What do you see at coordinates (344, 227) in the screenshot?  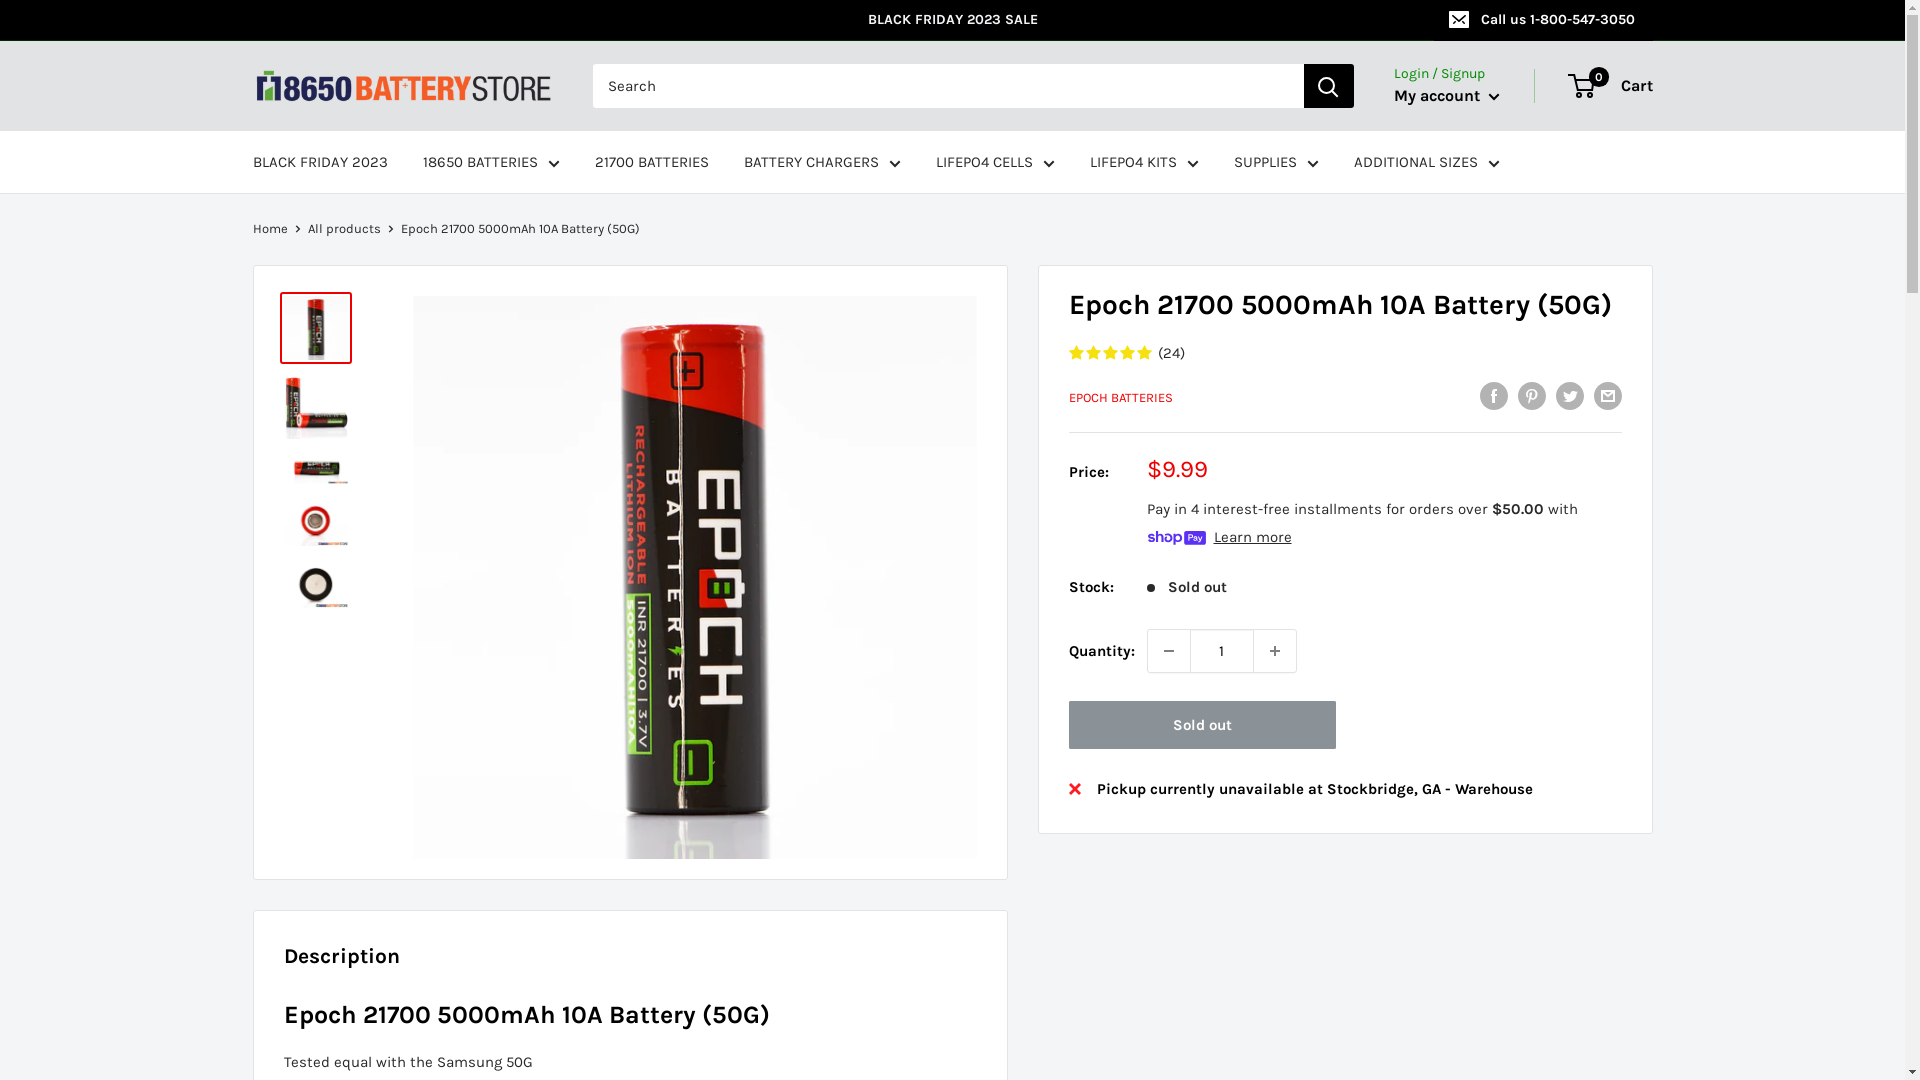 I see `'All products'` at bounding box center [344, 227].